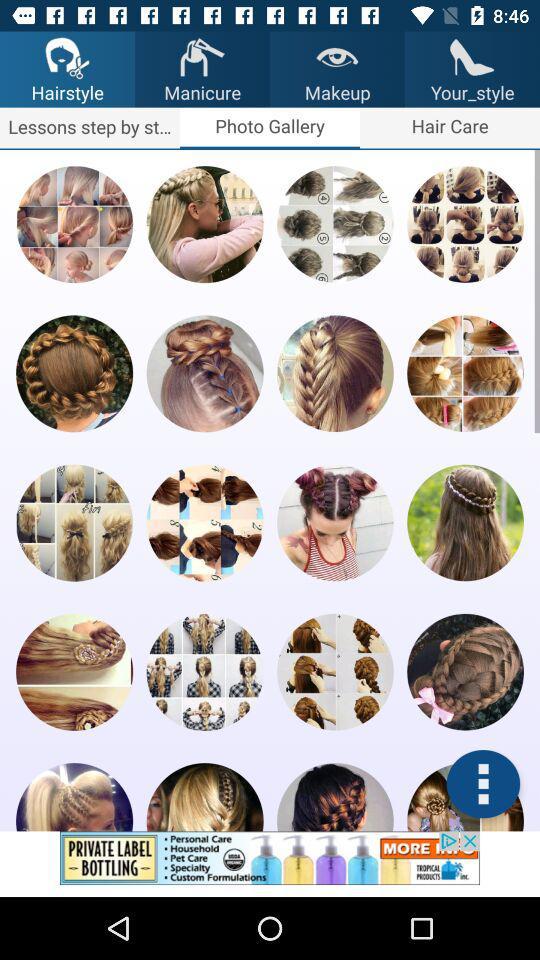 Image resolution: width=540 pixels, height=960 pixels. I want to click on open advertisement page, so click(270, 863).